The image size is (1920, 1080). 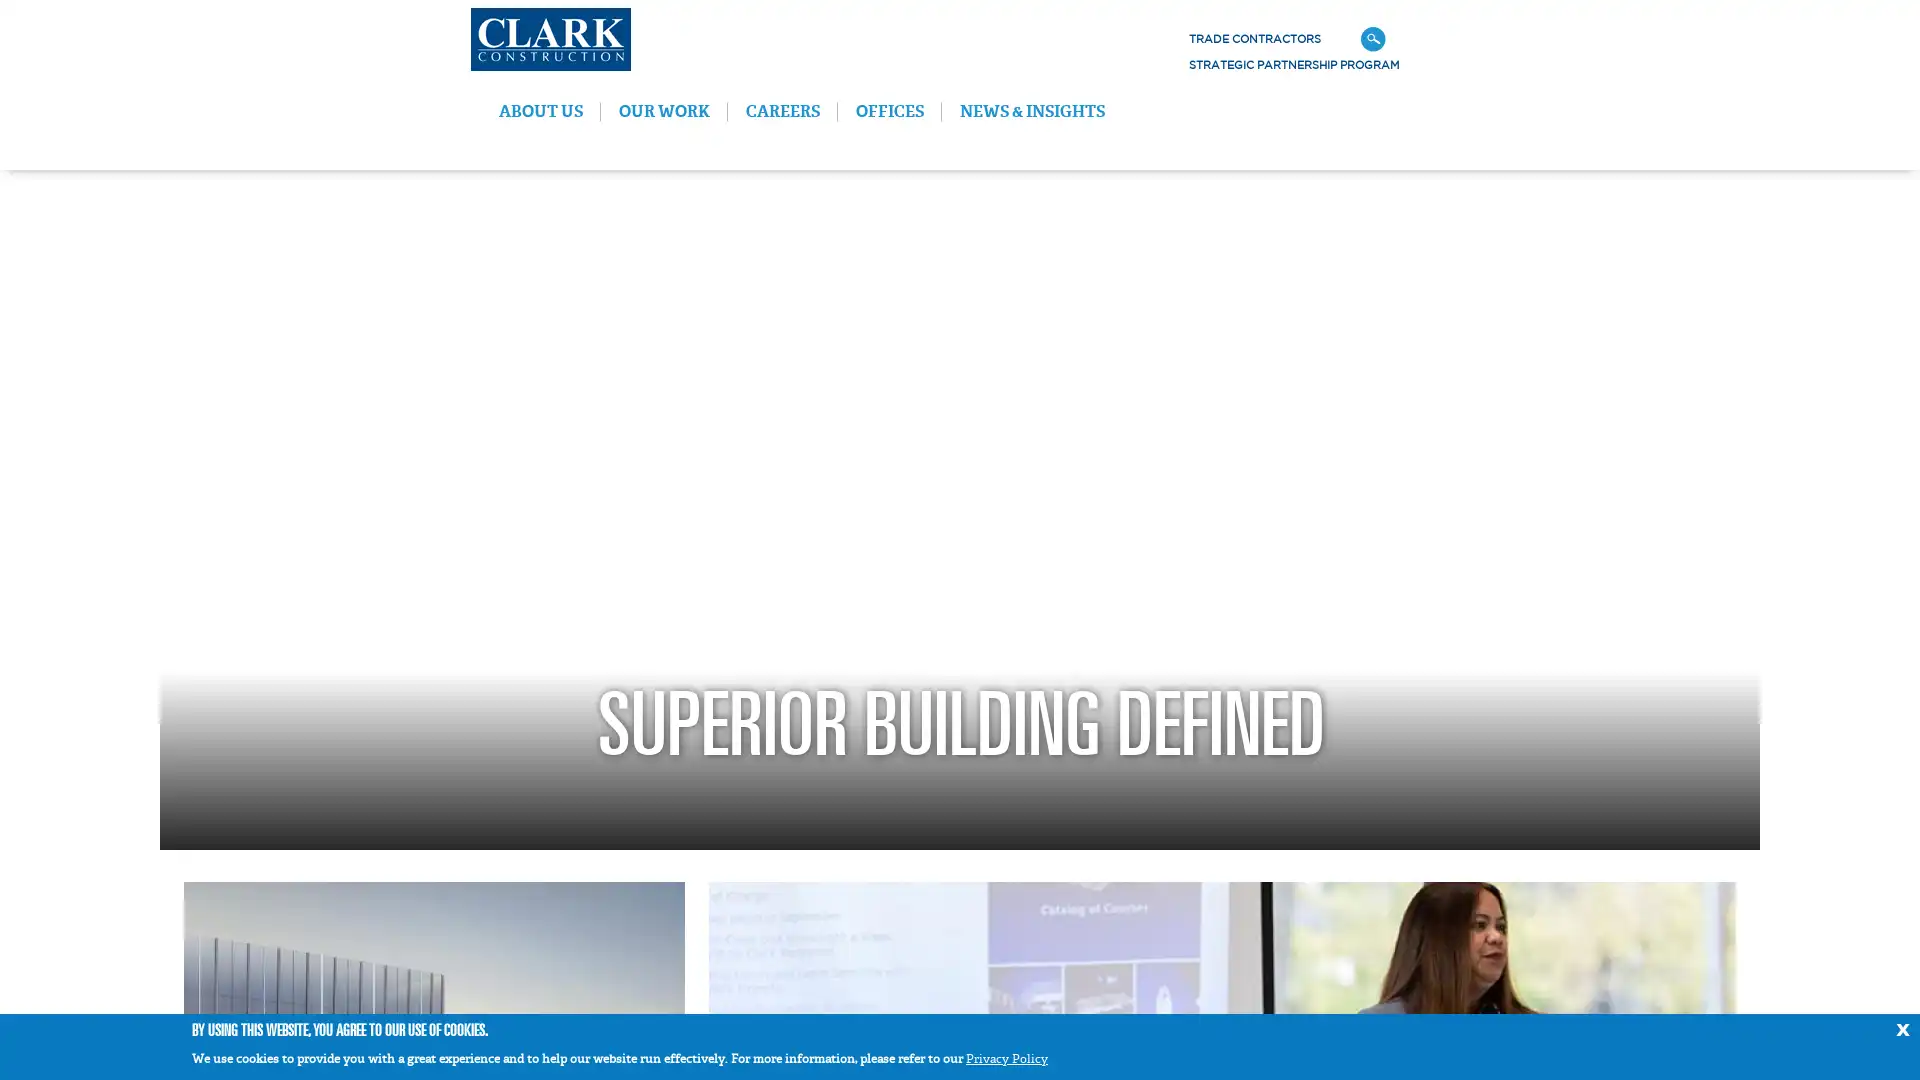 What do you see at coordinates (1007, 1058) in the screenshot?
I see `Privacy Policy` at bounding box center [1007, 1058].